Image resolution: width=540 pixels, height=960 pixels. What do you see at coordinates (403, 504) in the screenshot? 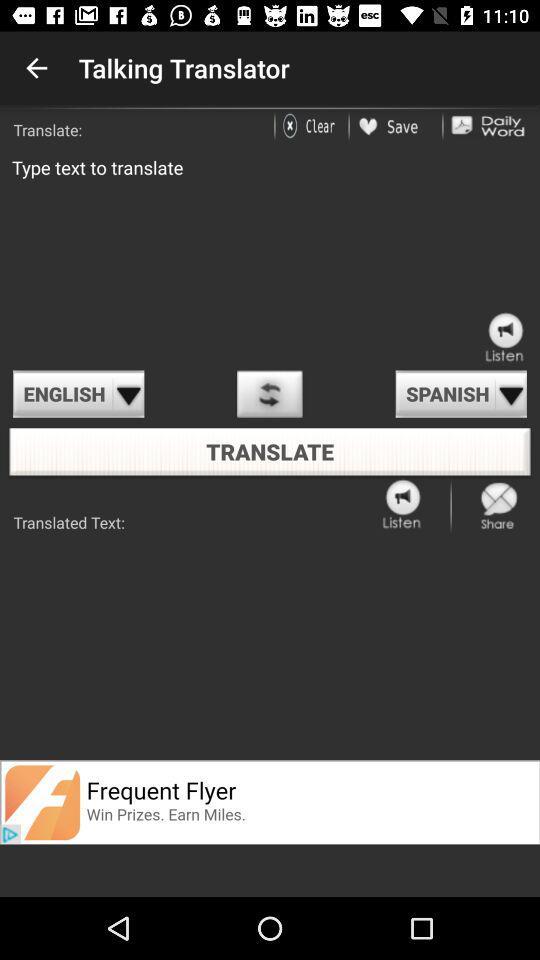
I see `sound` at bounding box center [403, 504].